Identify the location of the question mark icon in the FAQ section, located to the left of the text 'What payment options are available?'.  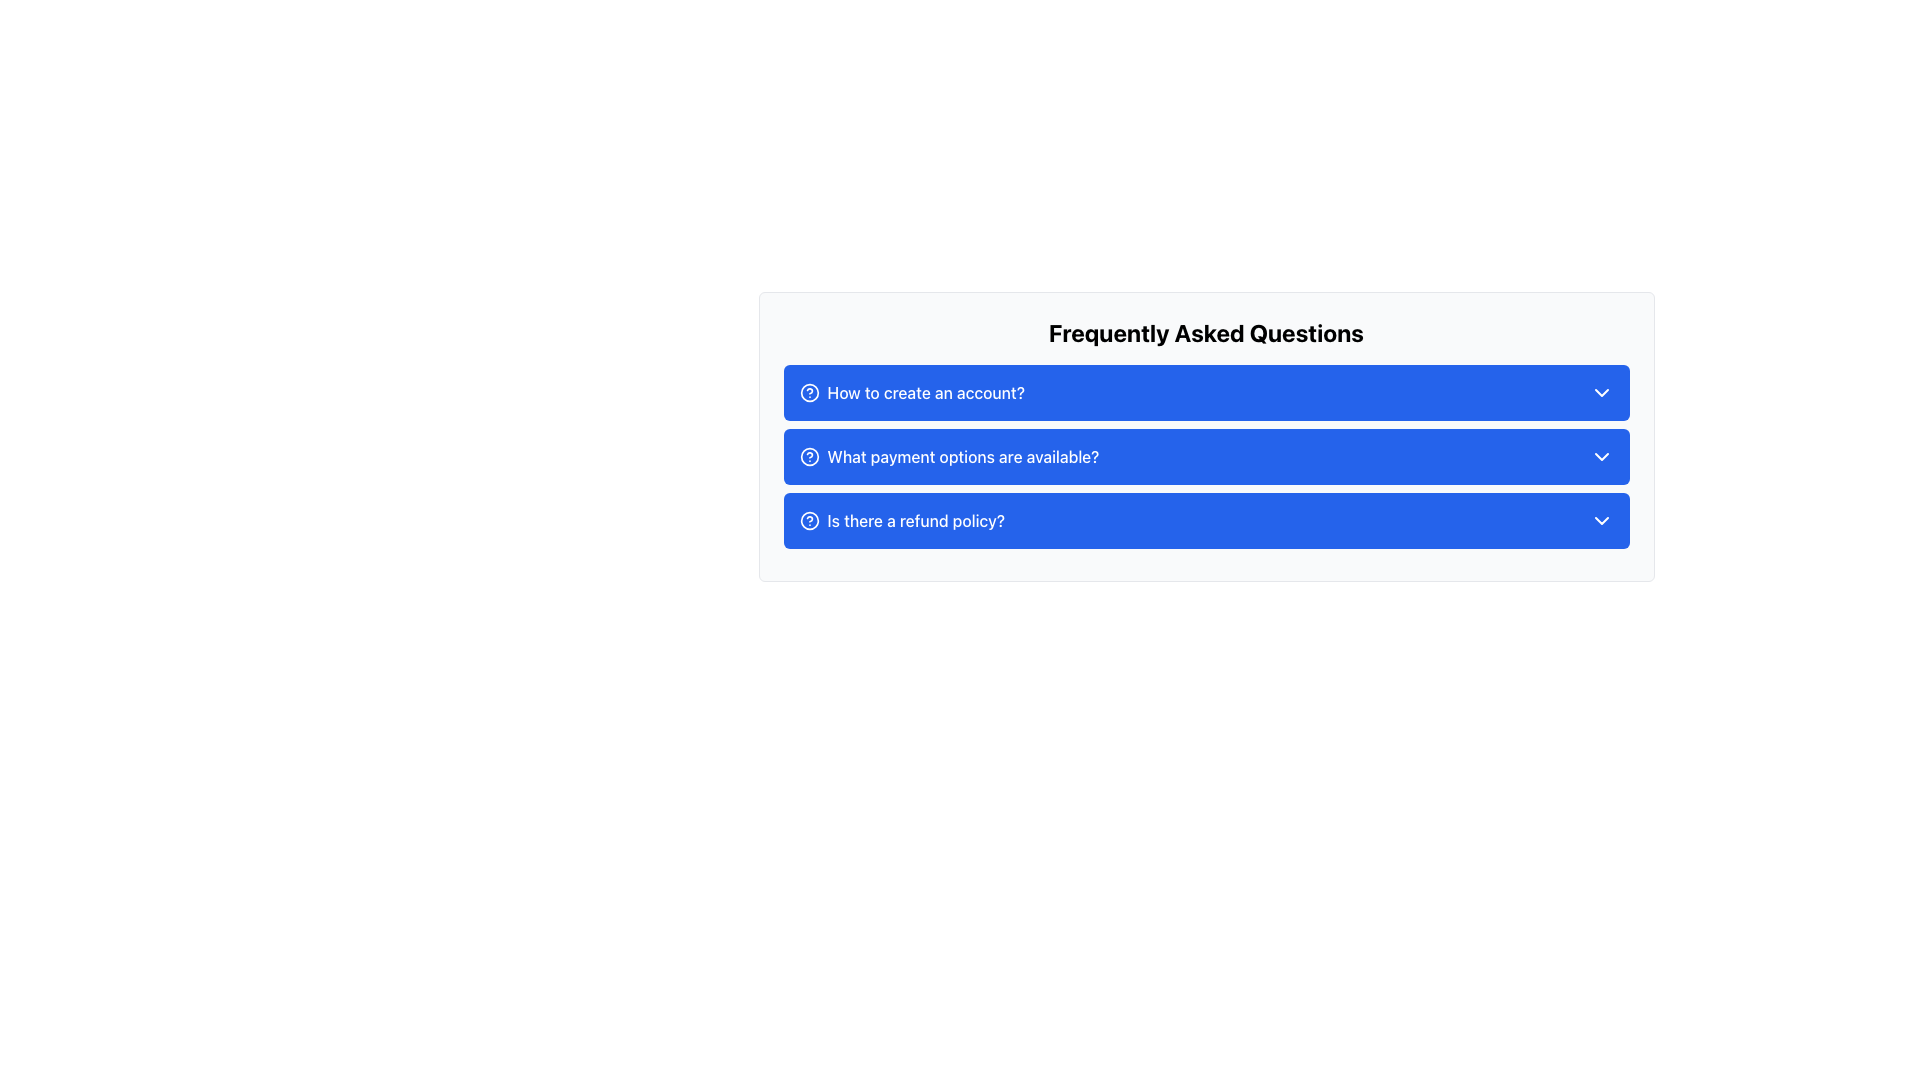
(809, 456).